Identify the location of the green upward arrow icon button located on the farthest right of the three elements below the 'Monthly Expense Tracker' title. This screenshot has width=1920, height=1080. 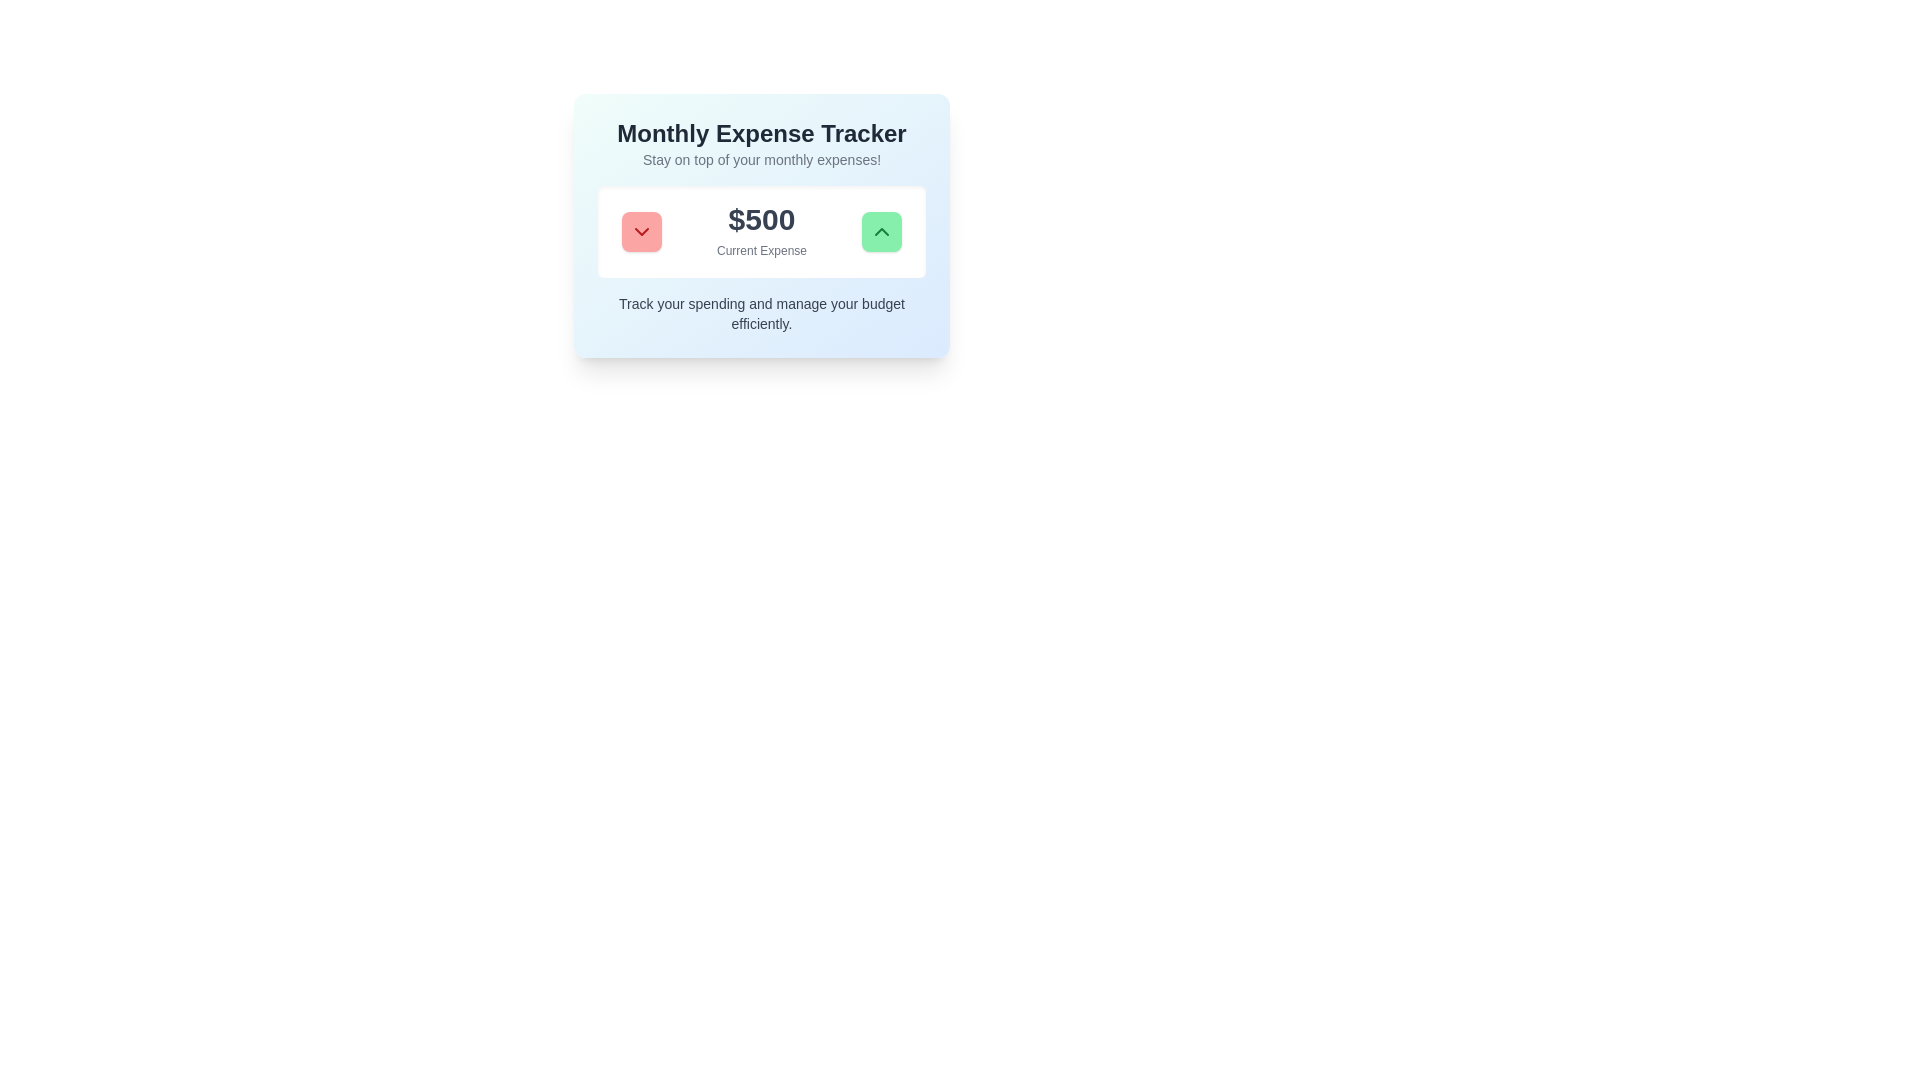
(881, 230).